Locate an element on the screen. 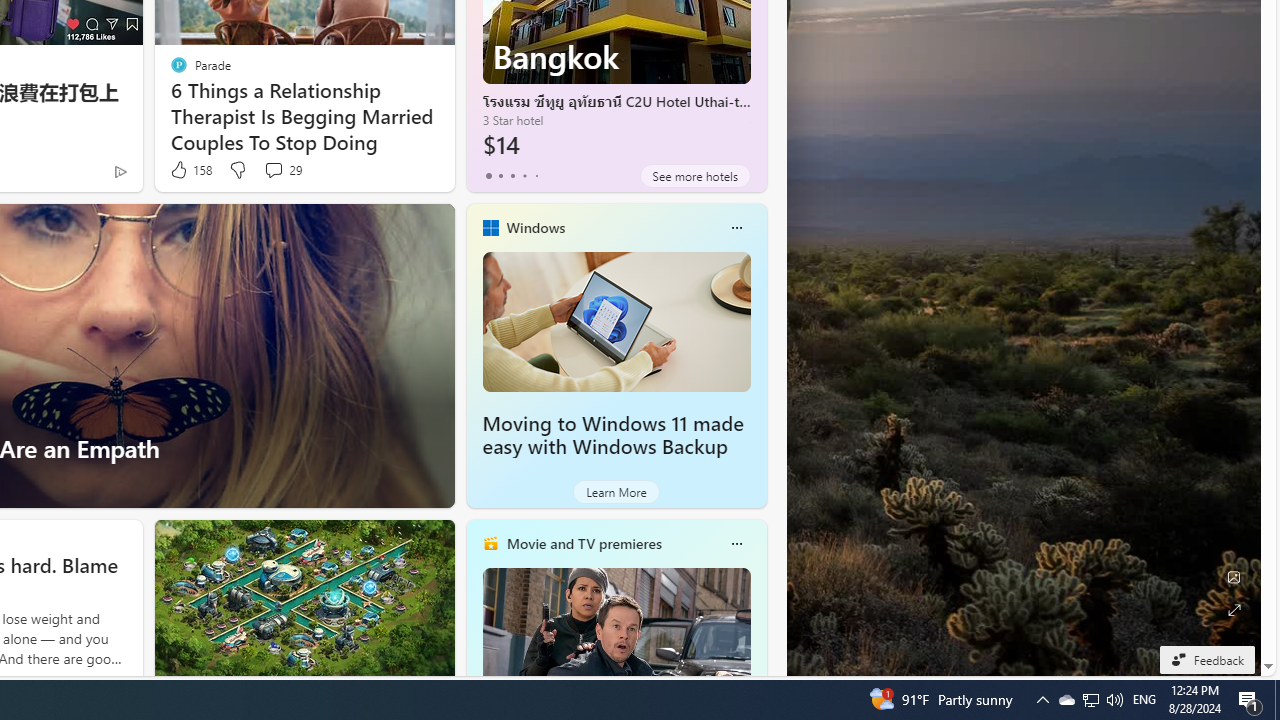  'Learn More' is located at coordinates (615, 492).